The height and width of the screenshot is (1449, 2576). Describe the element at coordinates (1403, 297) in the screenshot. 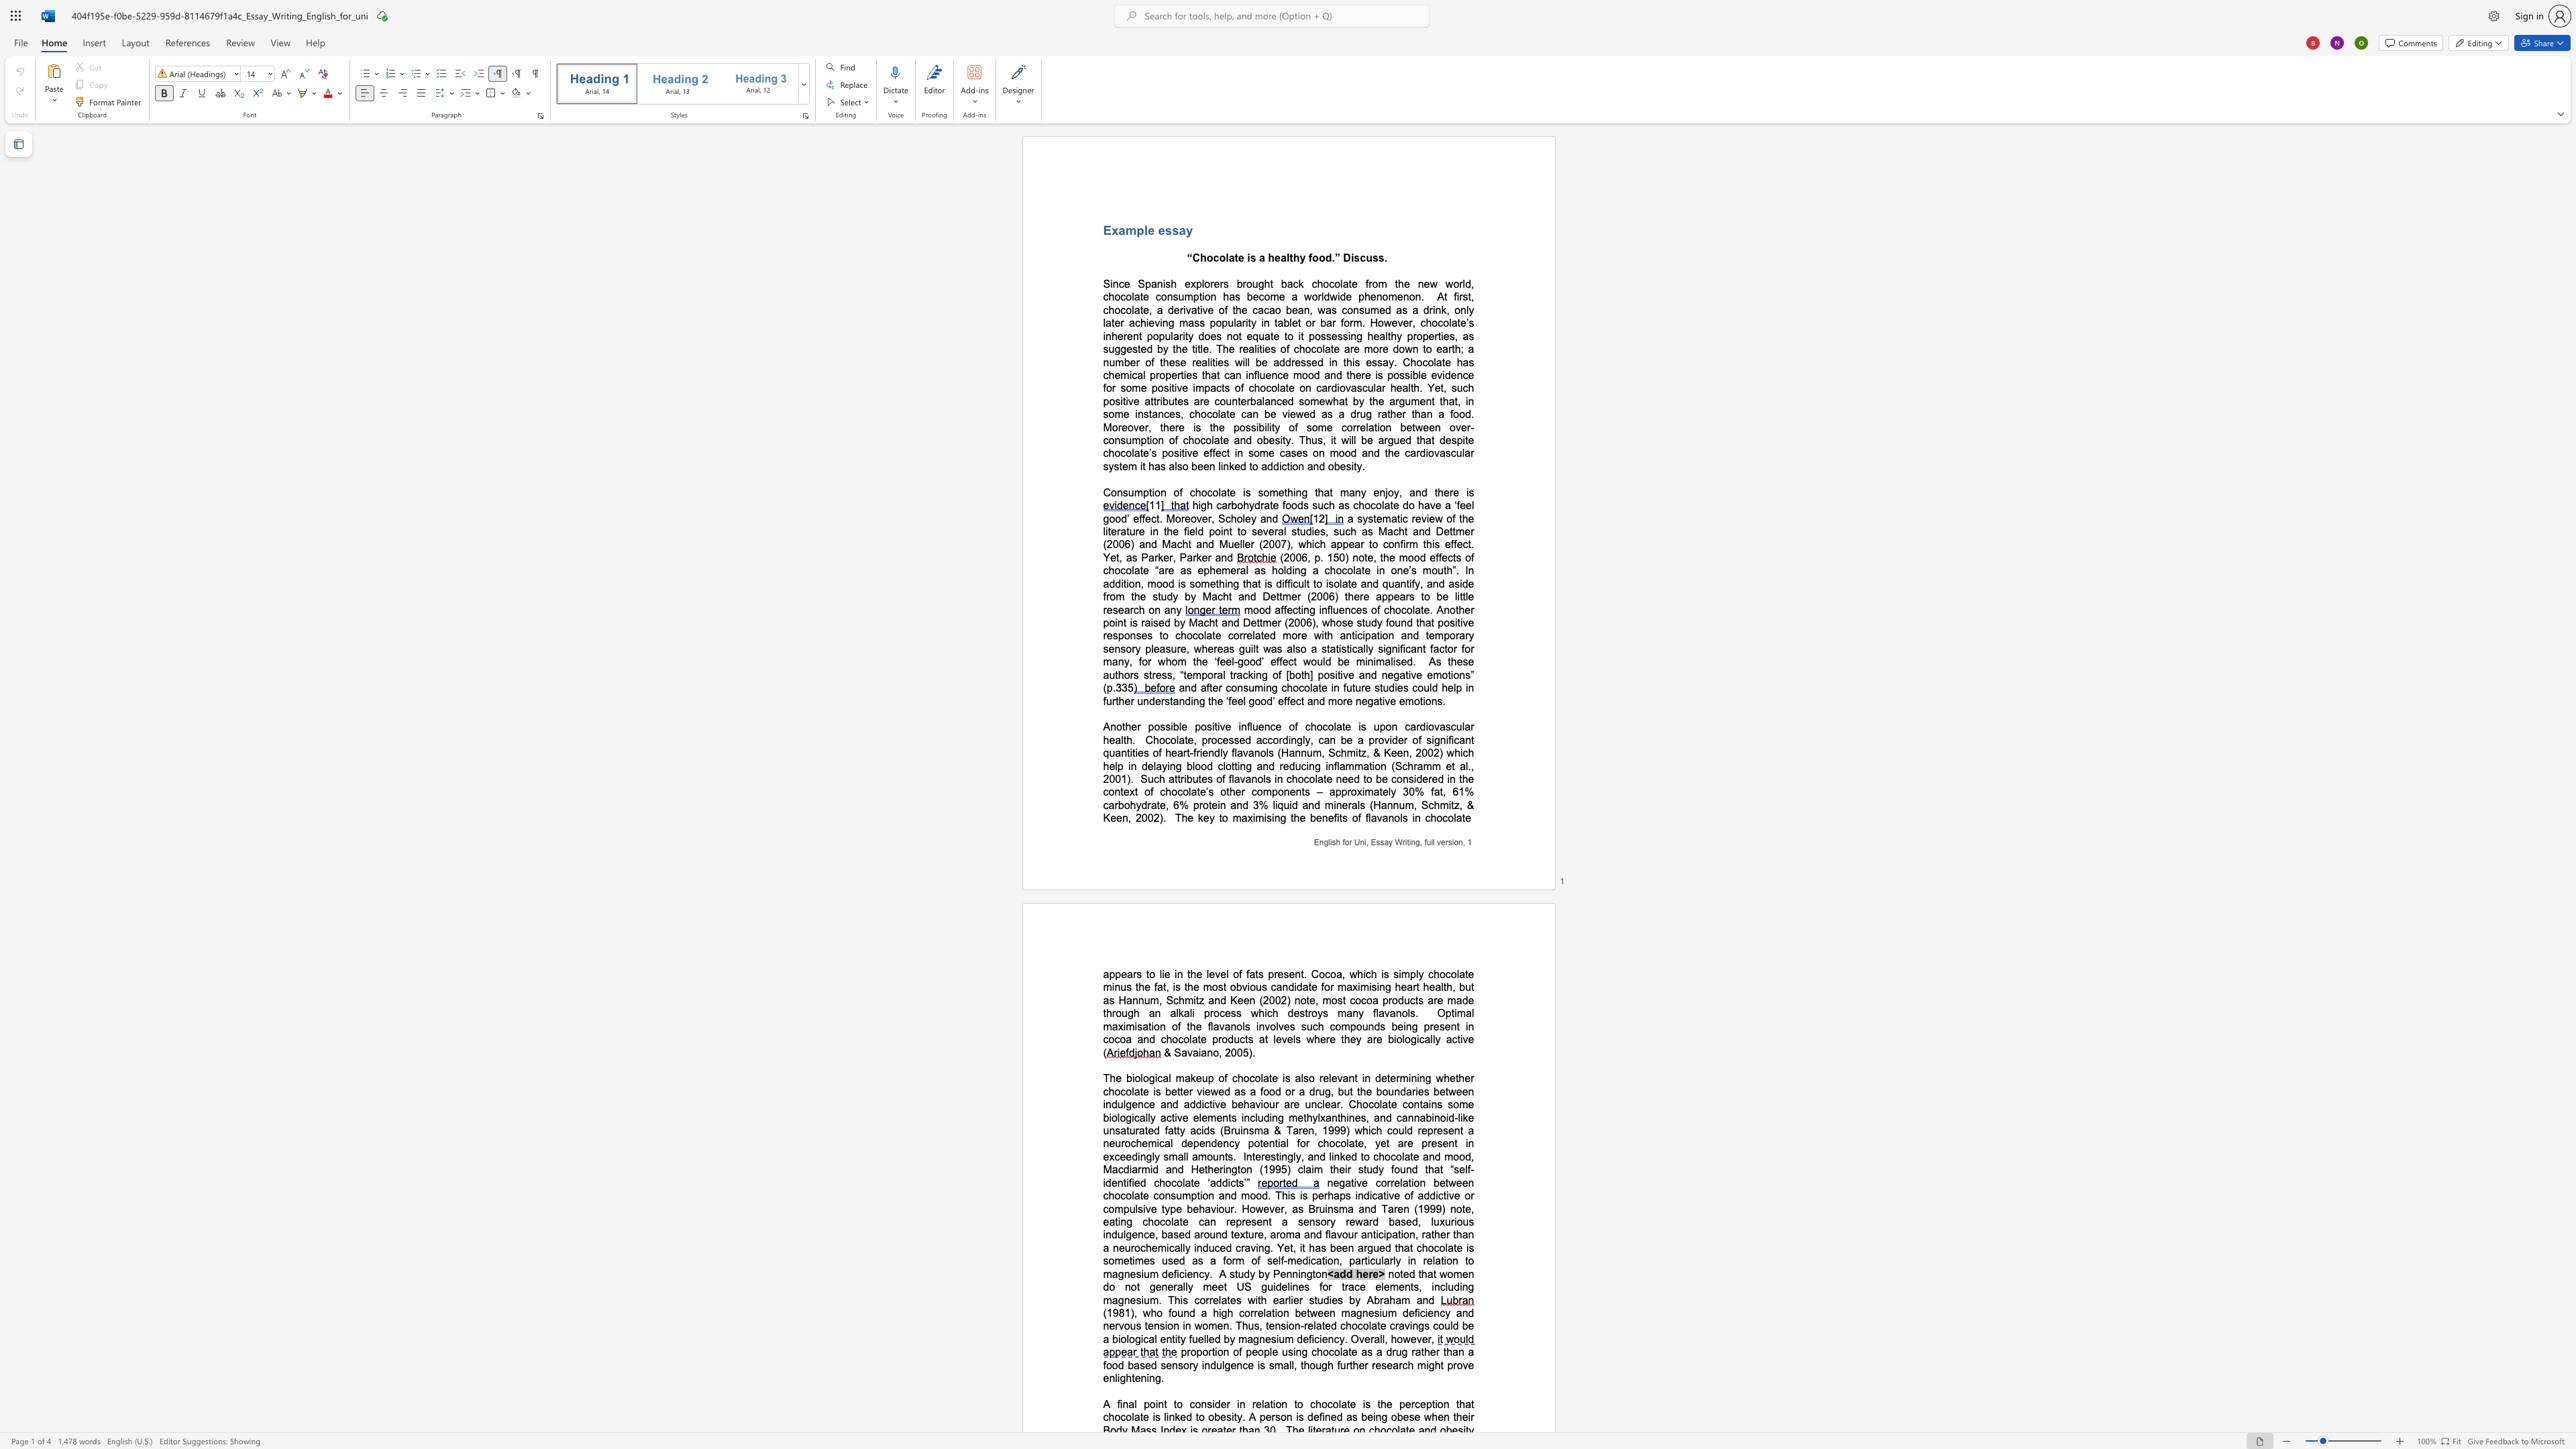

I see `the subset text "non" within the text "Since Spanish explorers brought back chocolate from the new world, chocolate consumption has become a worldwide phenomenon"` at that location.